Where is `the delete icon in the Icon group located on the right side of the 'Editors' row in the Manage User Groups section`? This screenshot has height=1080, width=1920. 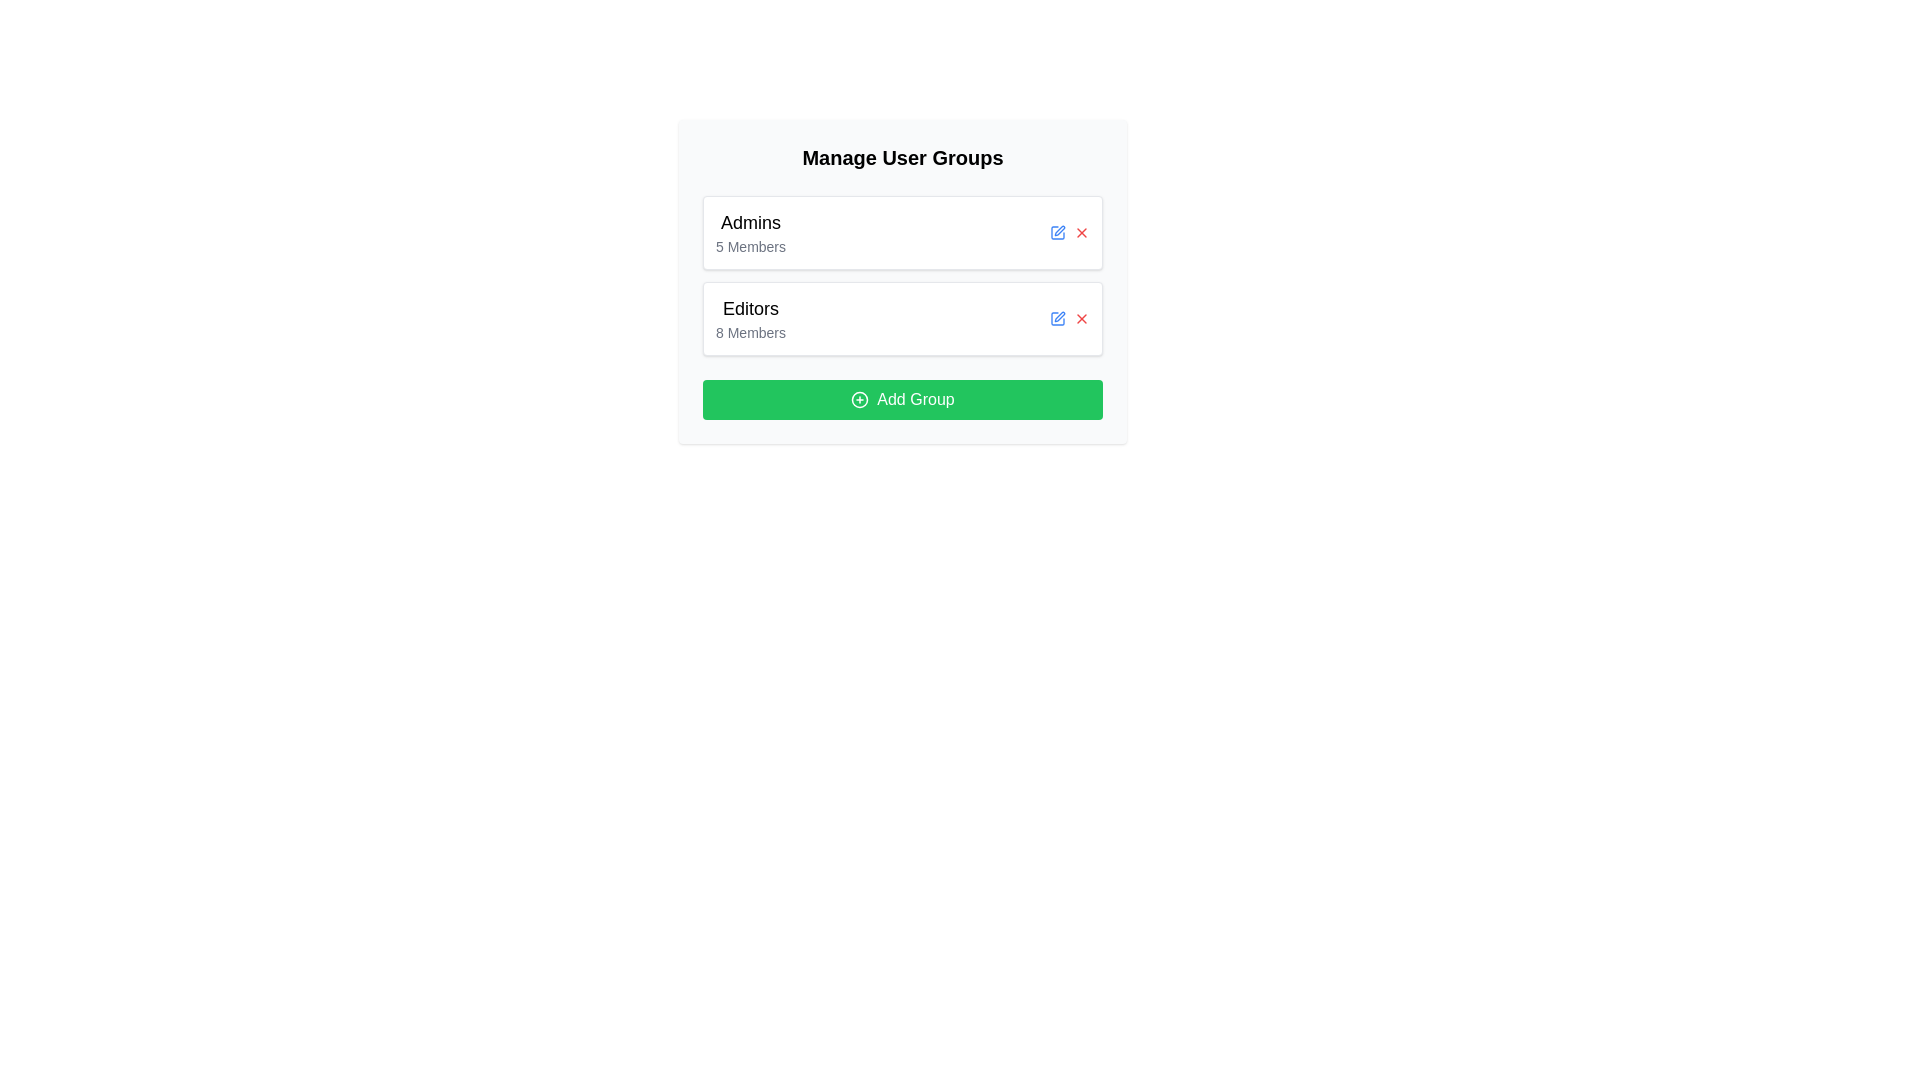 the delete icon in the Icon group located on the right side of the 'Editors' row in the Manage User Groups section is located at coordinates (1069, 318).